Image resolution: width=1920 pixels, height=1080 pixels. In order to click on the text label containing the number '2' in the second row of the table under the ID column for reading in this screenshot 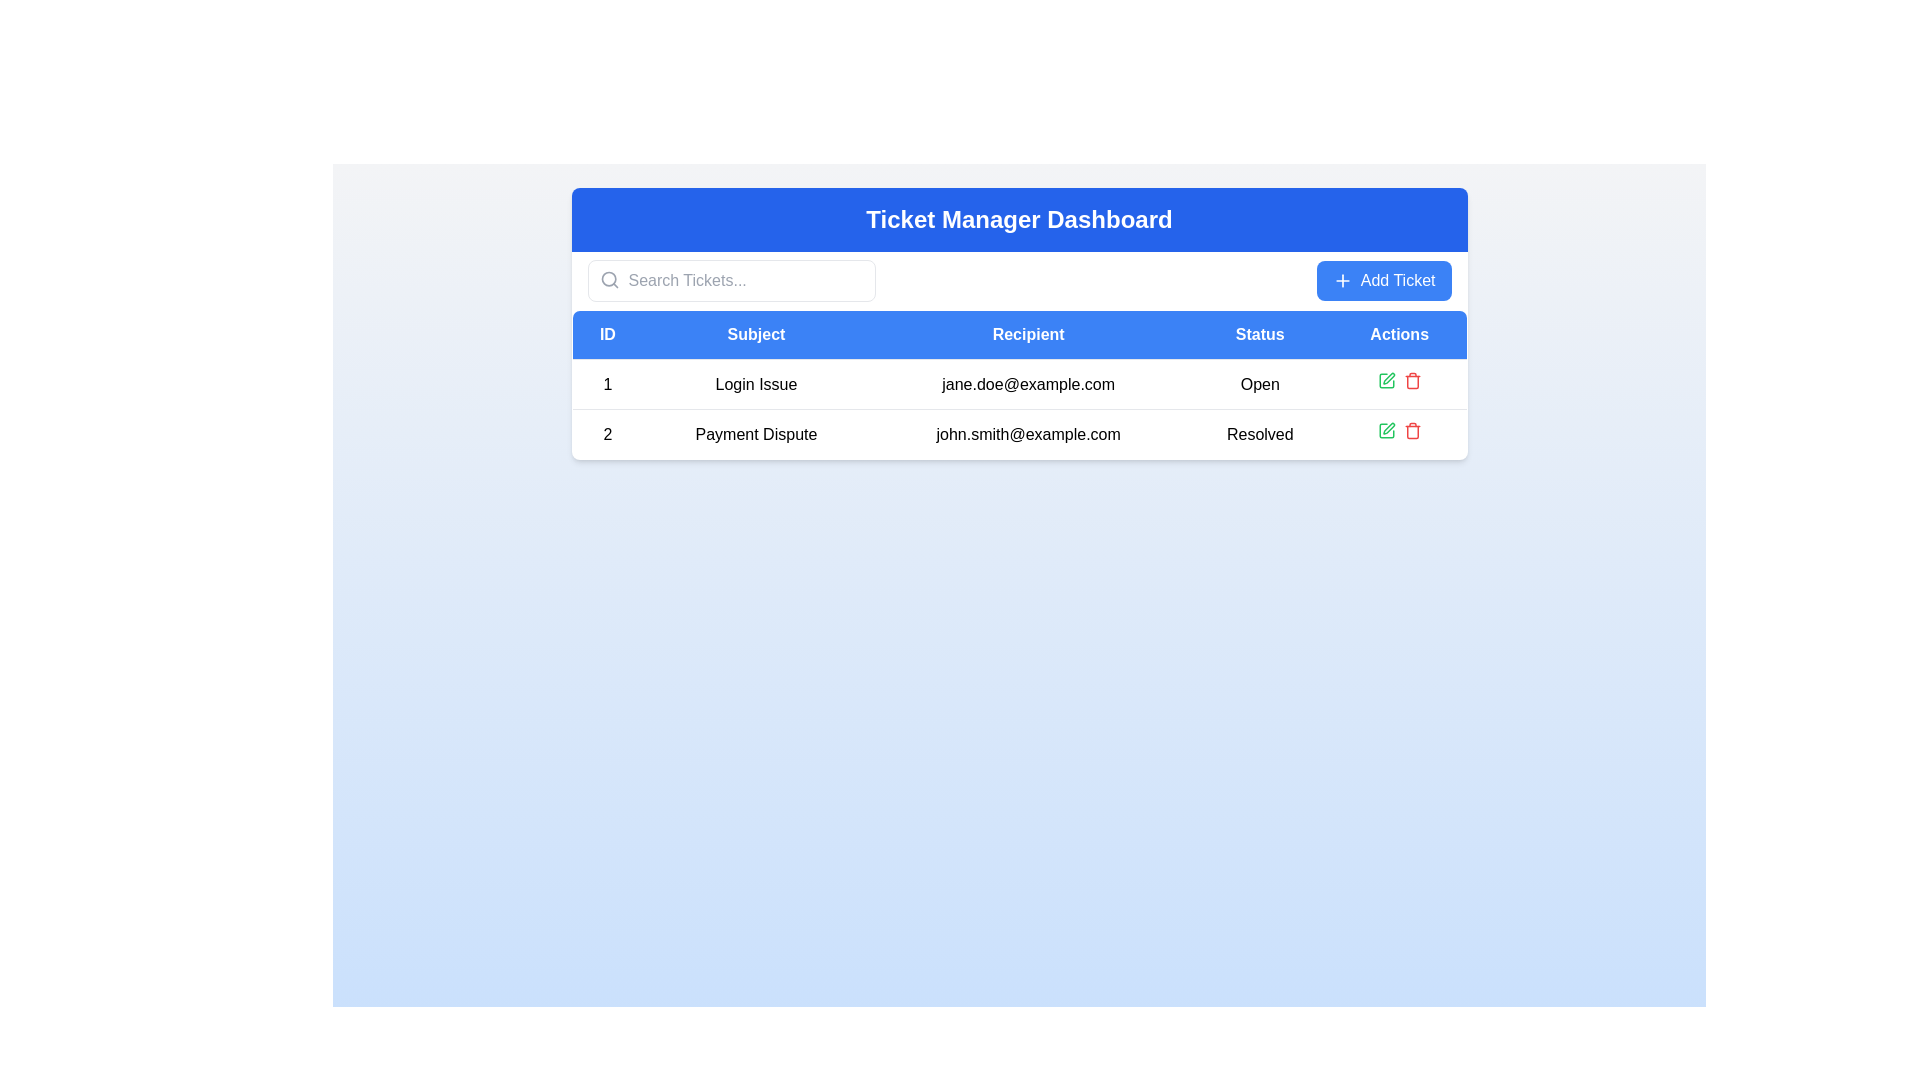, I will do `click(606, 433)`.